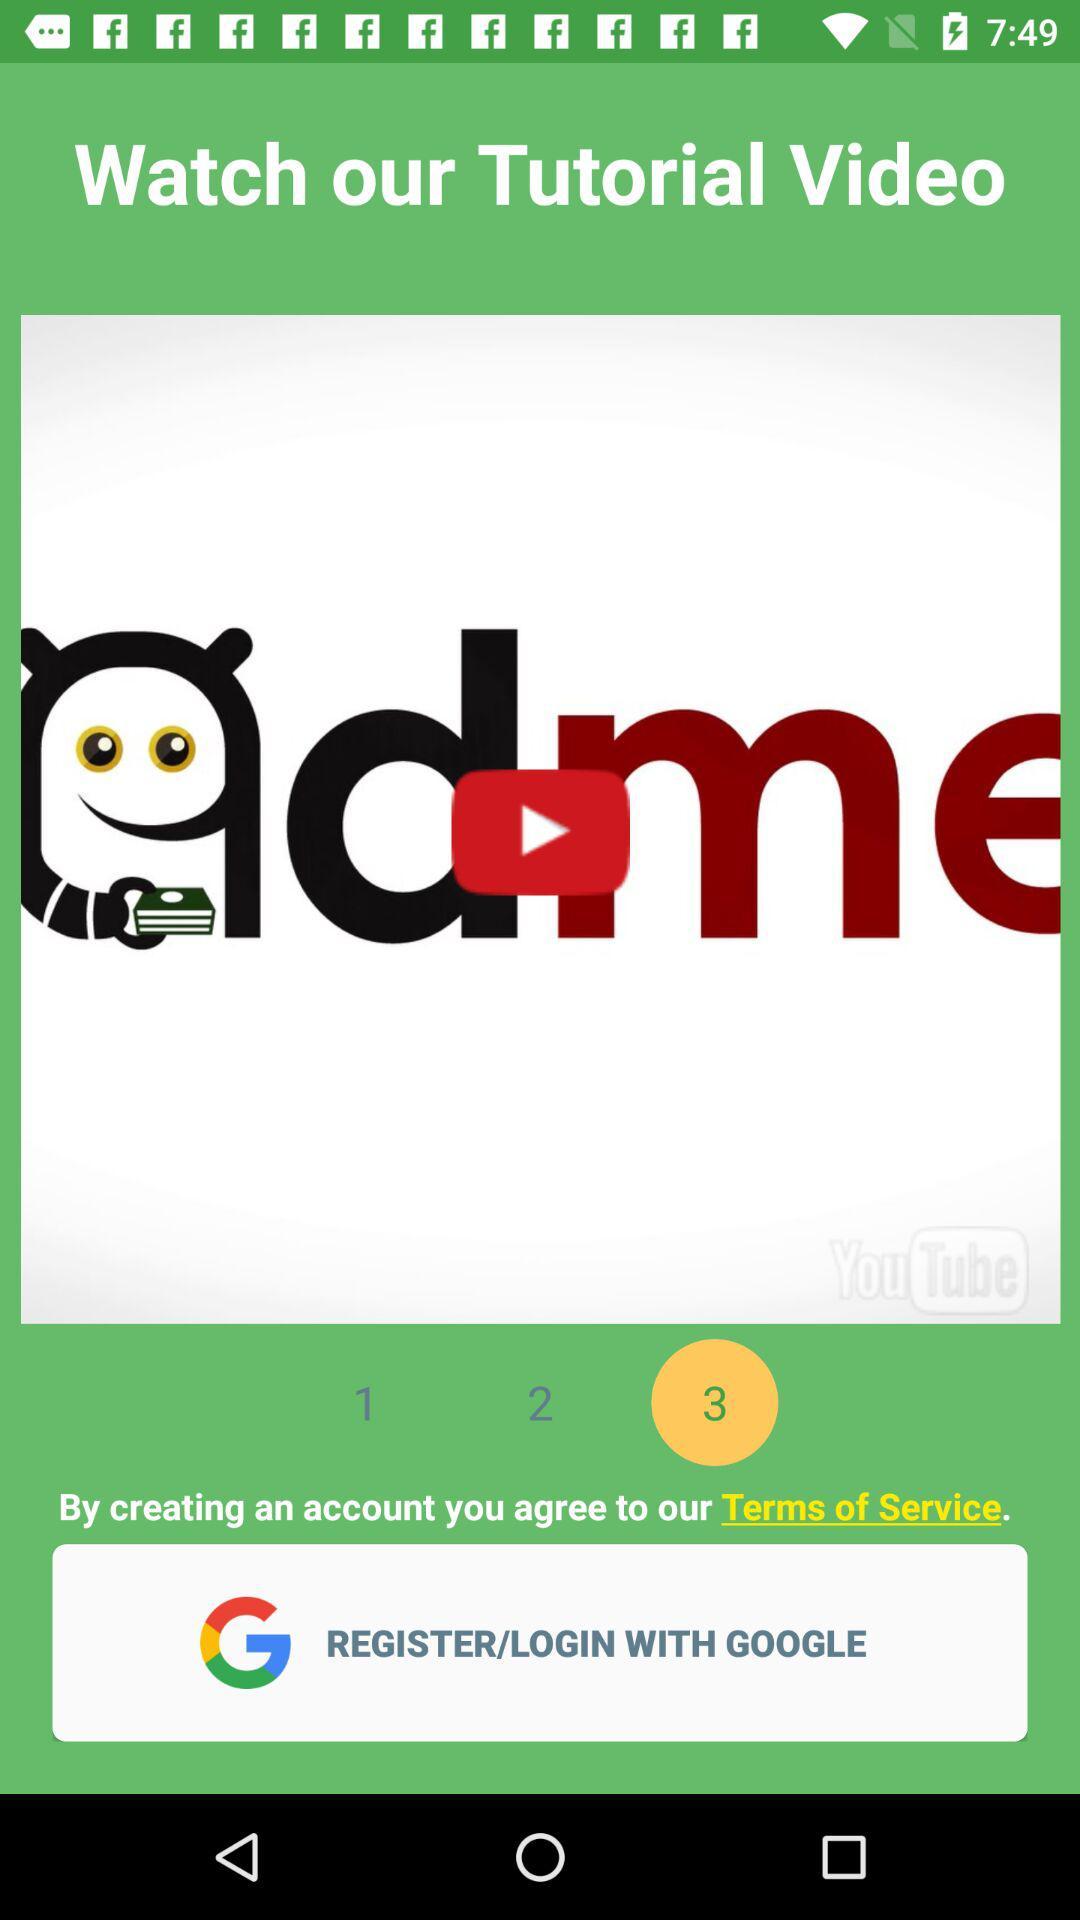 This screenshot has width=1080, height=1920. Describe the element at coordinates (540, 808) in the screenshot. I see `this video` at that location.